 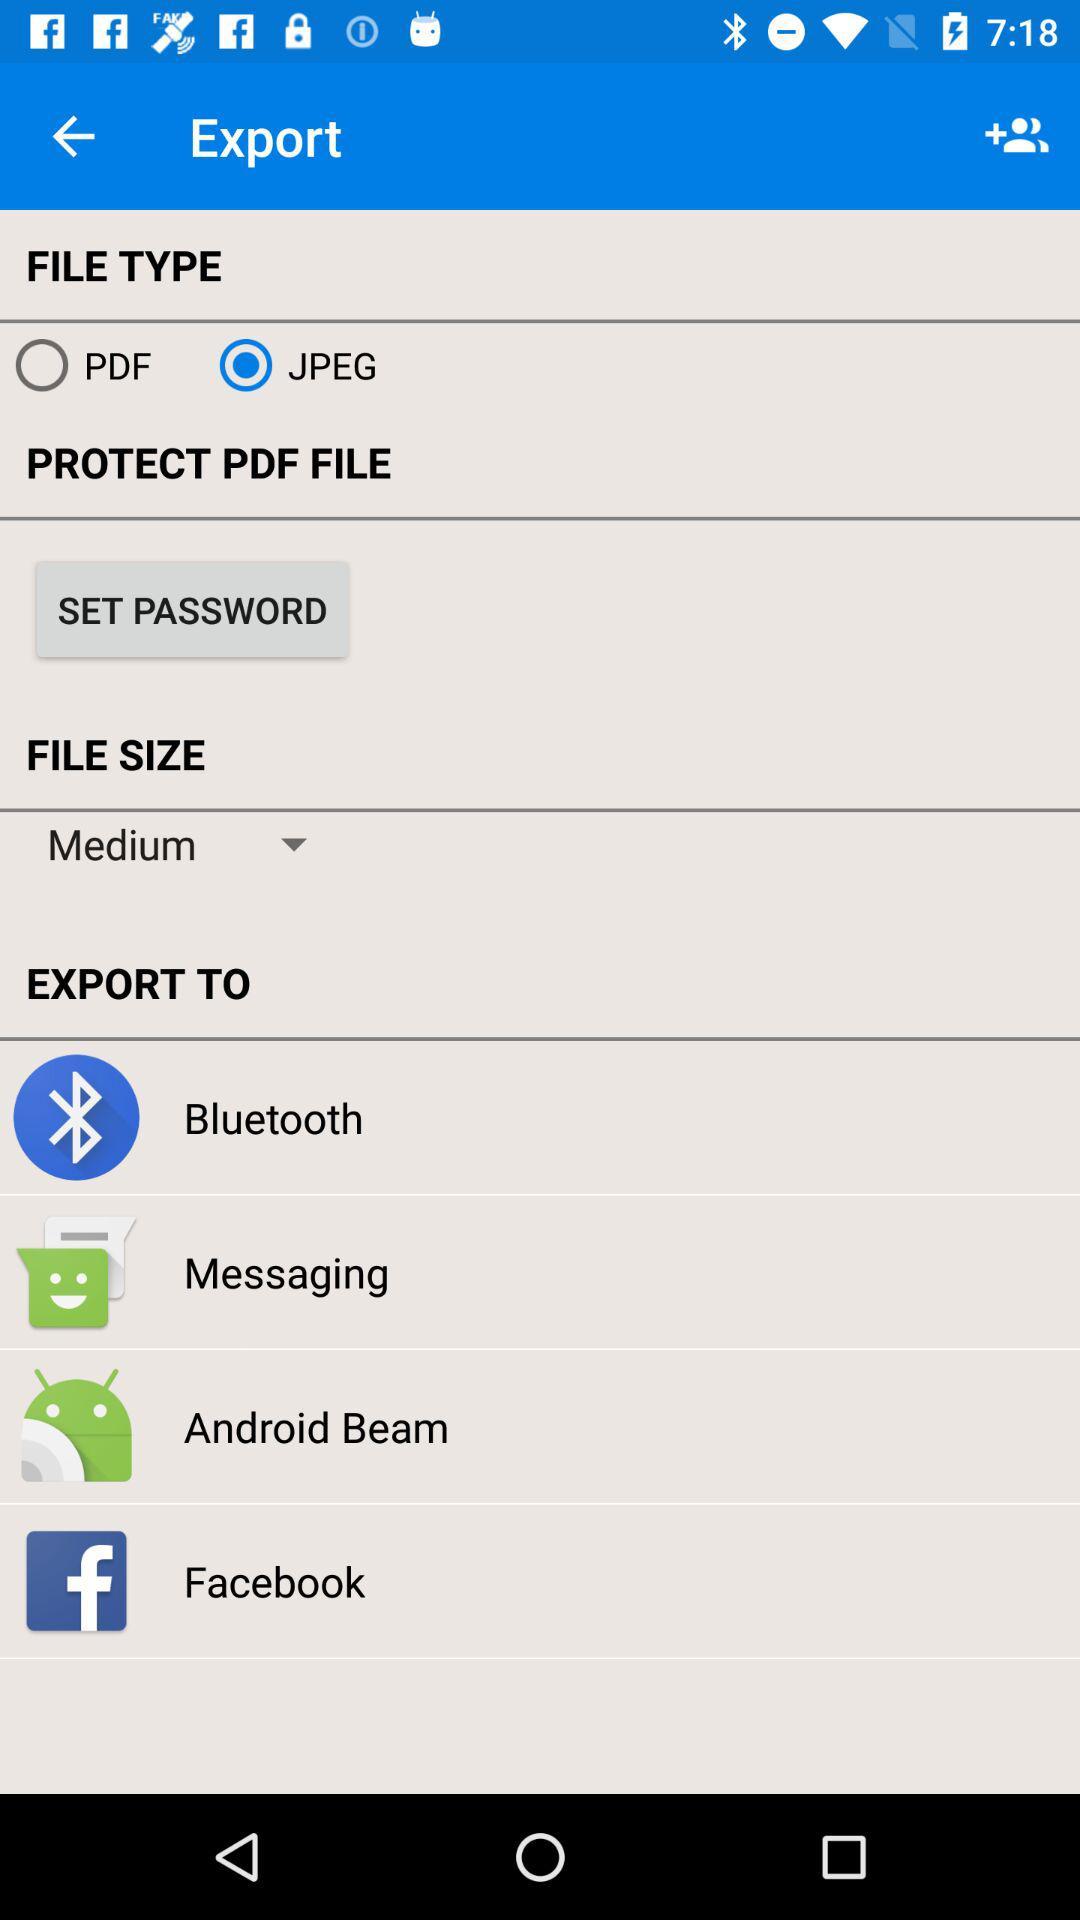 I want to click on the item above the file type item, so click(x=72, y=135).